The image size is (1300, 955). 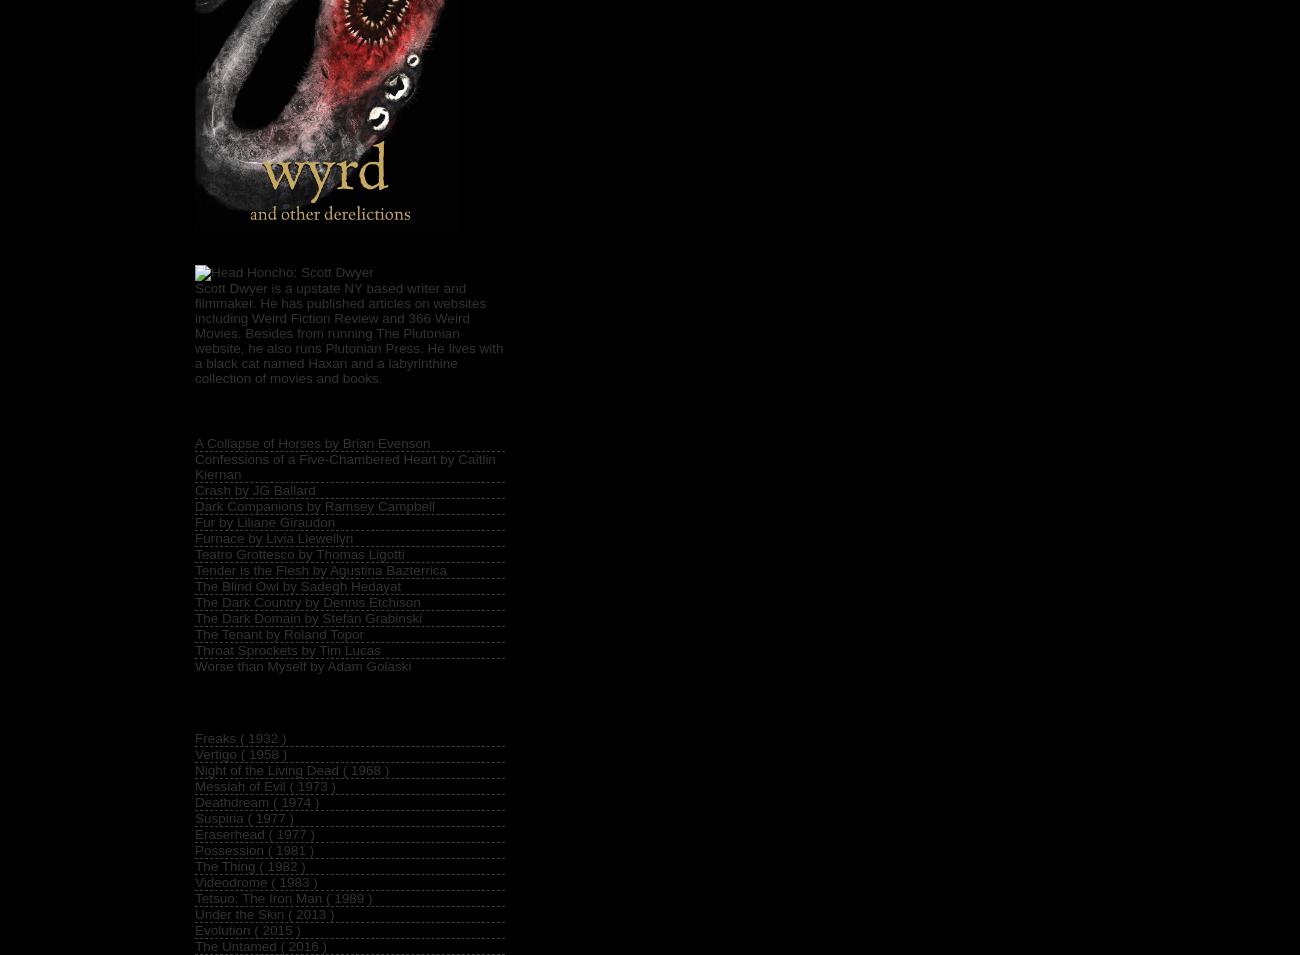 I want to click on 'Vertigo ( 1958 )', so click(x=240, y=752).